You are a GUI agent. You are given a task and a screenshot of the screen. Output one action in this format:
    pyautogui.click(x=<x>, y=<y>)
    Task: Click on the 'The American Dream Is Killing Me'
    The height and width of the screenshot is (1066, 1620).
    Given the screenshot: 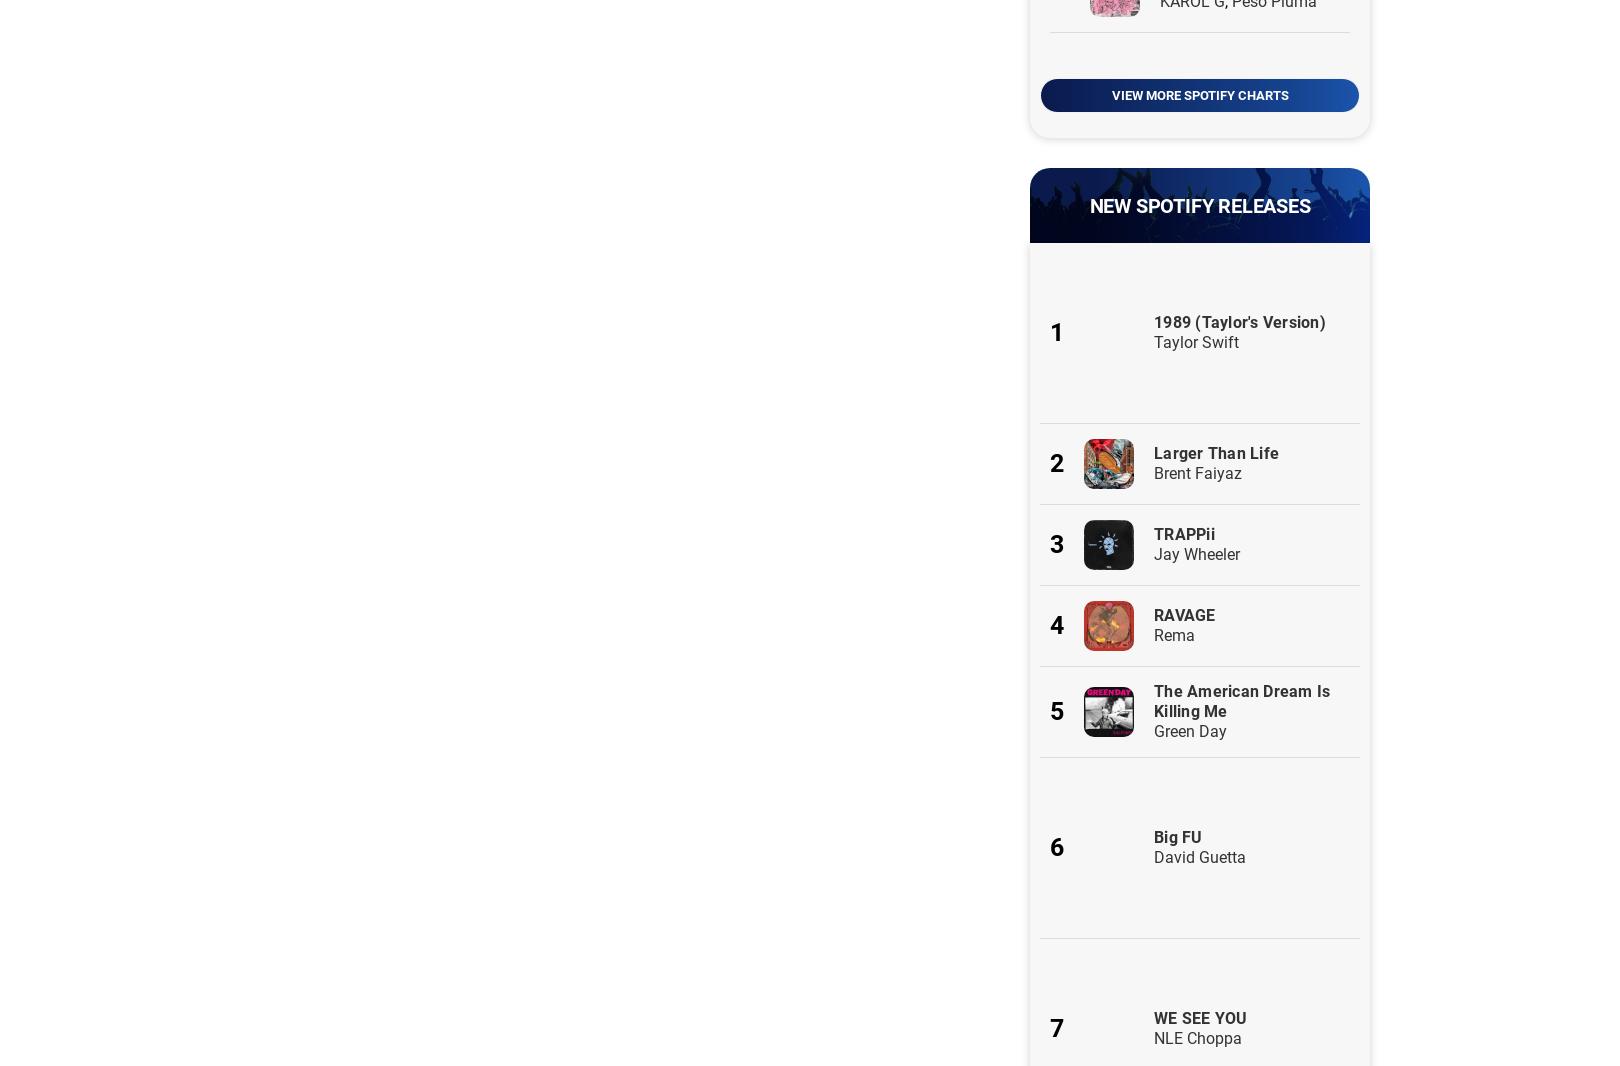 What is the action you would take?
    pyautogui.click(x=1242, y=700)
    